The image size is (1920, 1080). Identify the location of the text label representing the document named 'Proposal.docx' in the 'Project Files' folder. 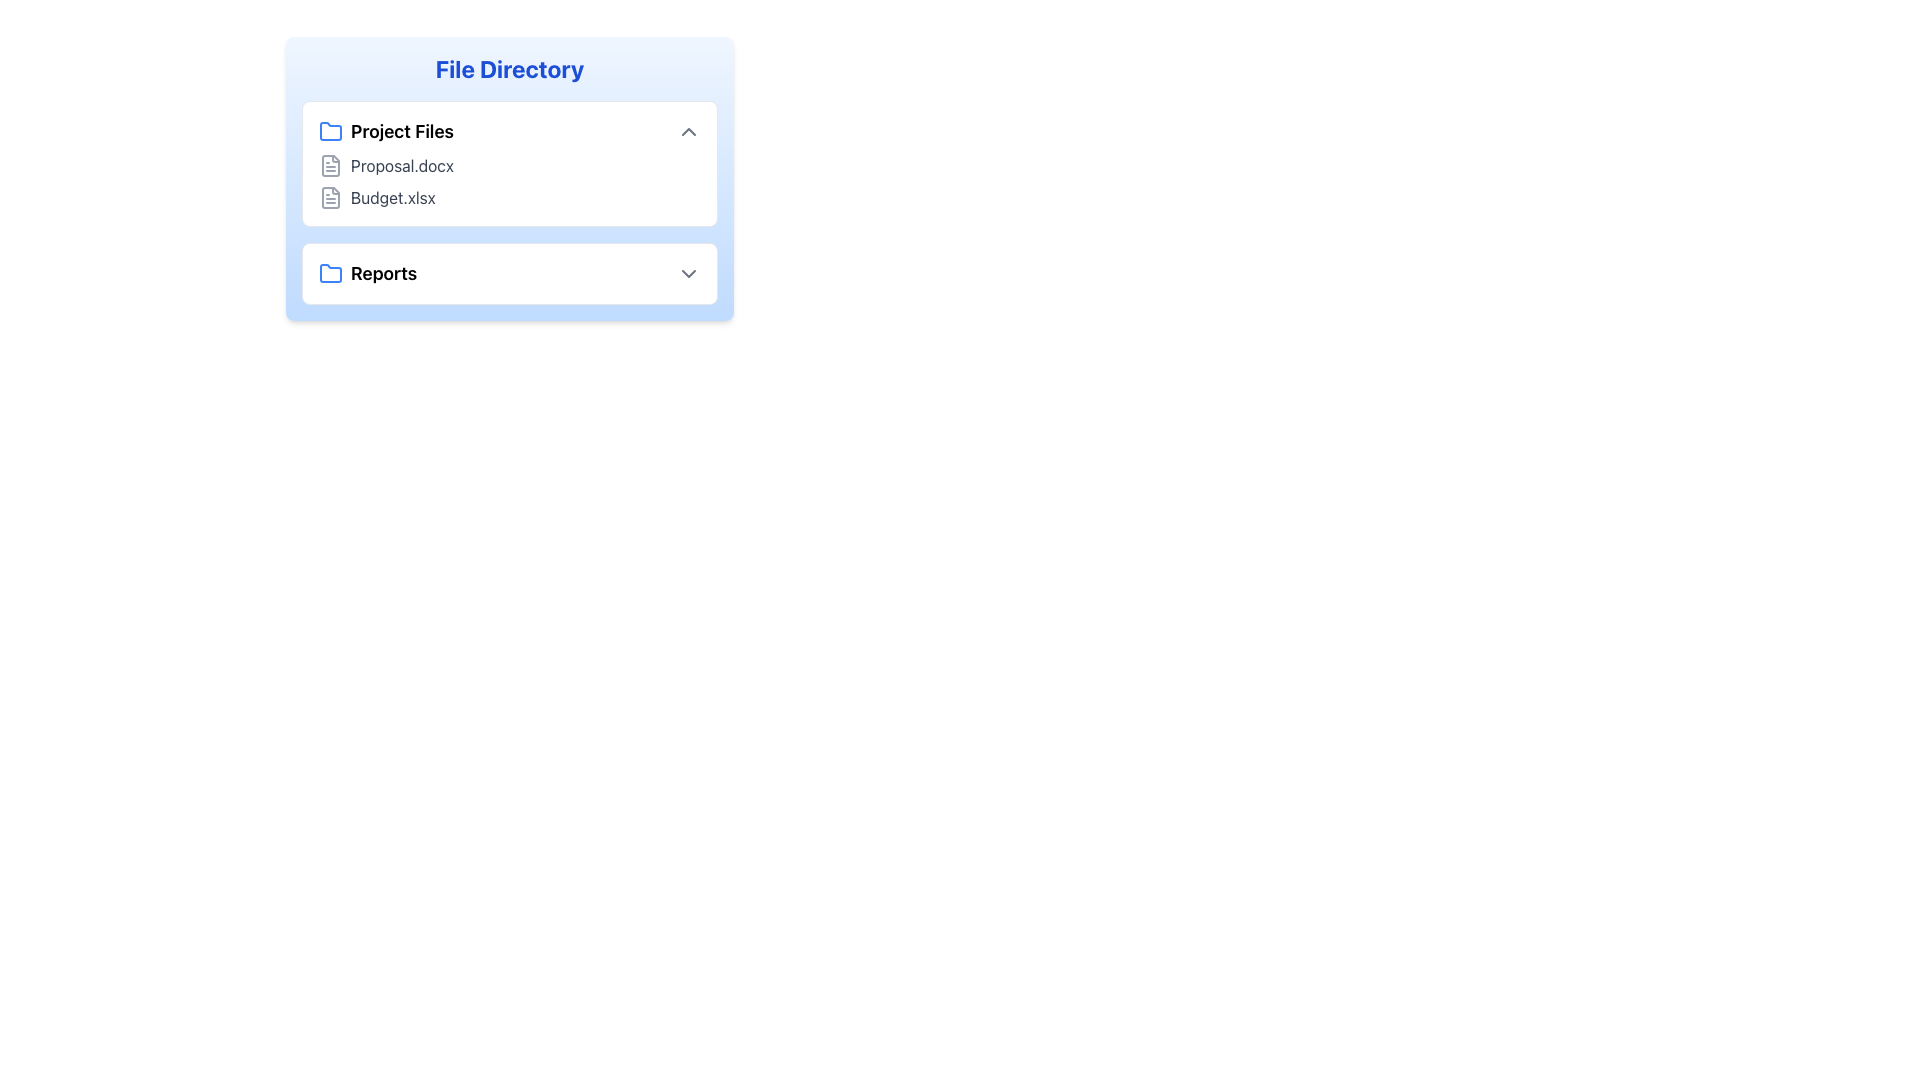
(401, 164).